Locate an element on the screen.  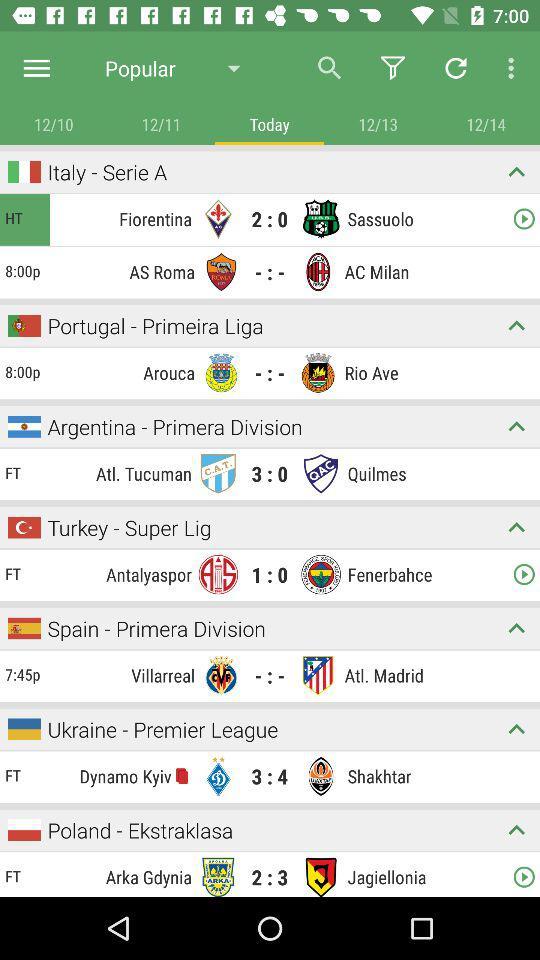
show menu is located at coordinates (36, 68).